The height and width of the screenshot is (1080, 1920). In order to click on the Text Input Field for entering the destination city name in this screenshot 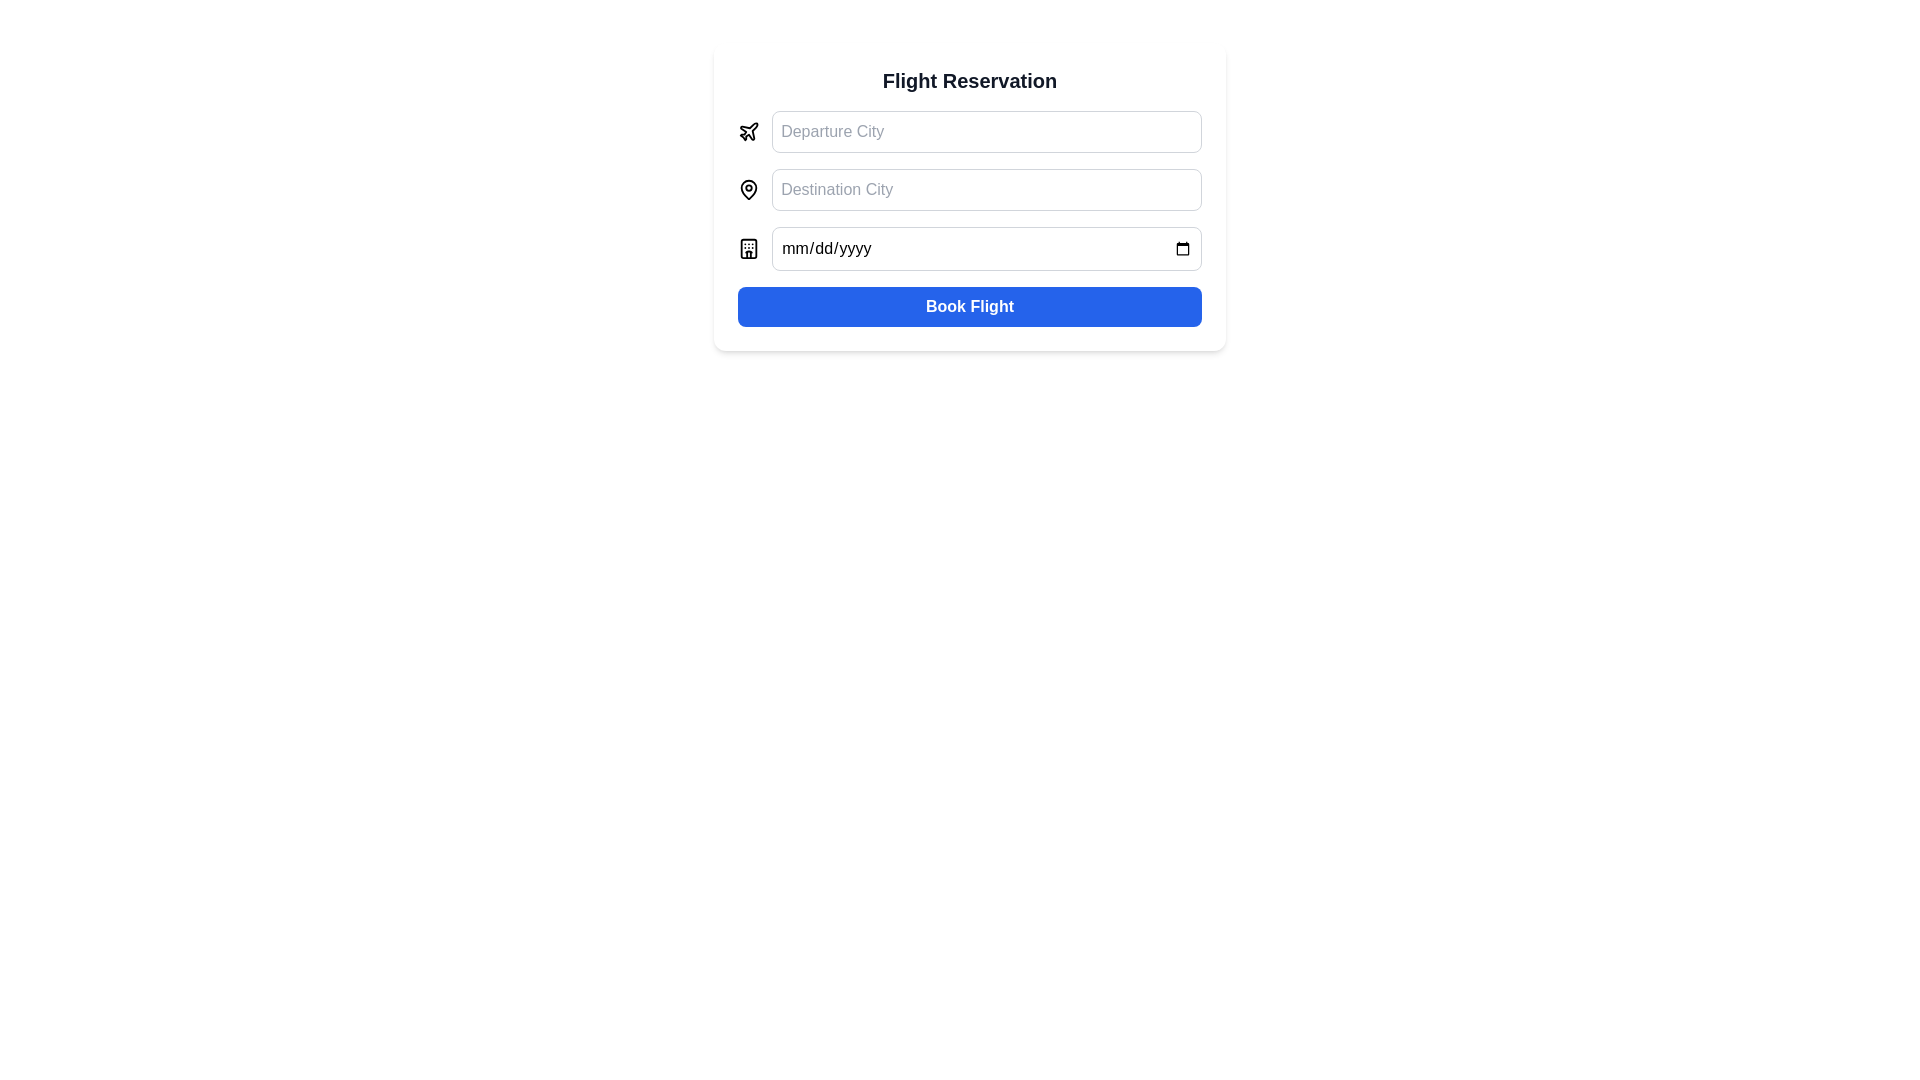, I will do `click(987, 189)`.